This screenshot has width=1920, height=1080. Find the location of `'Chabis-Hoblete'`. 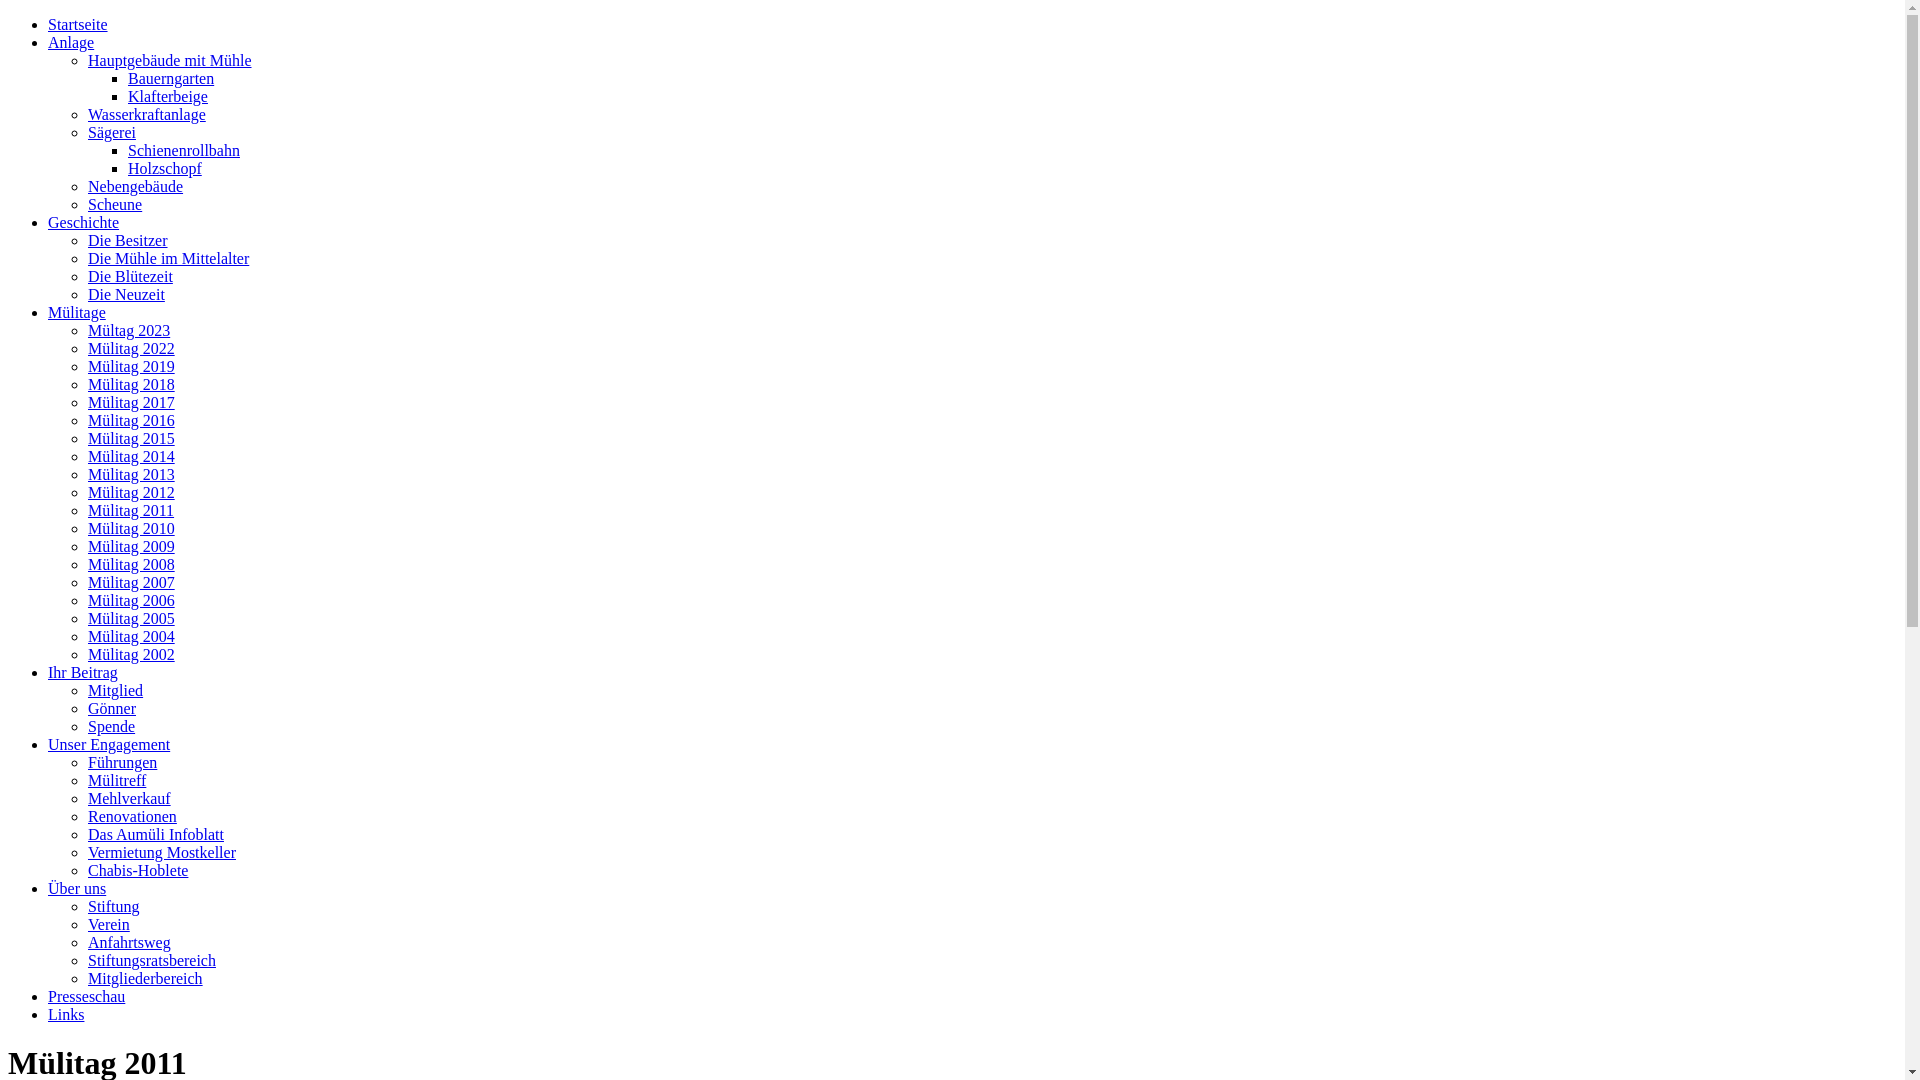

'Chabis-Hoblete' is located at coordinates (137, 869).